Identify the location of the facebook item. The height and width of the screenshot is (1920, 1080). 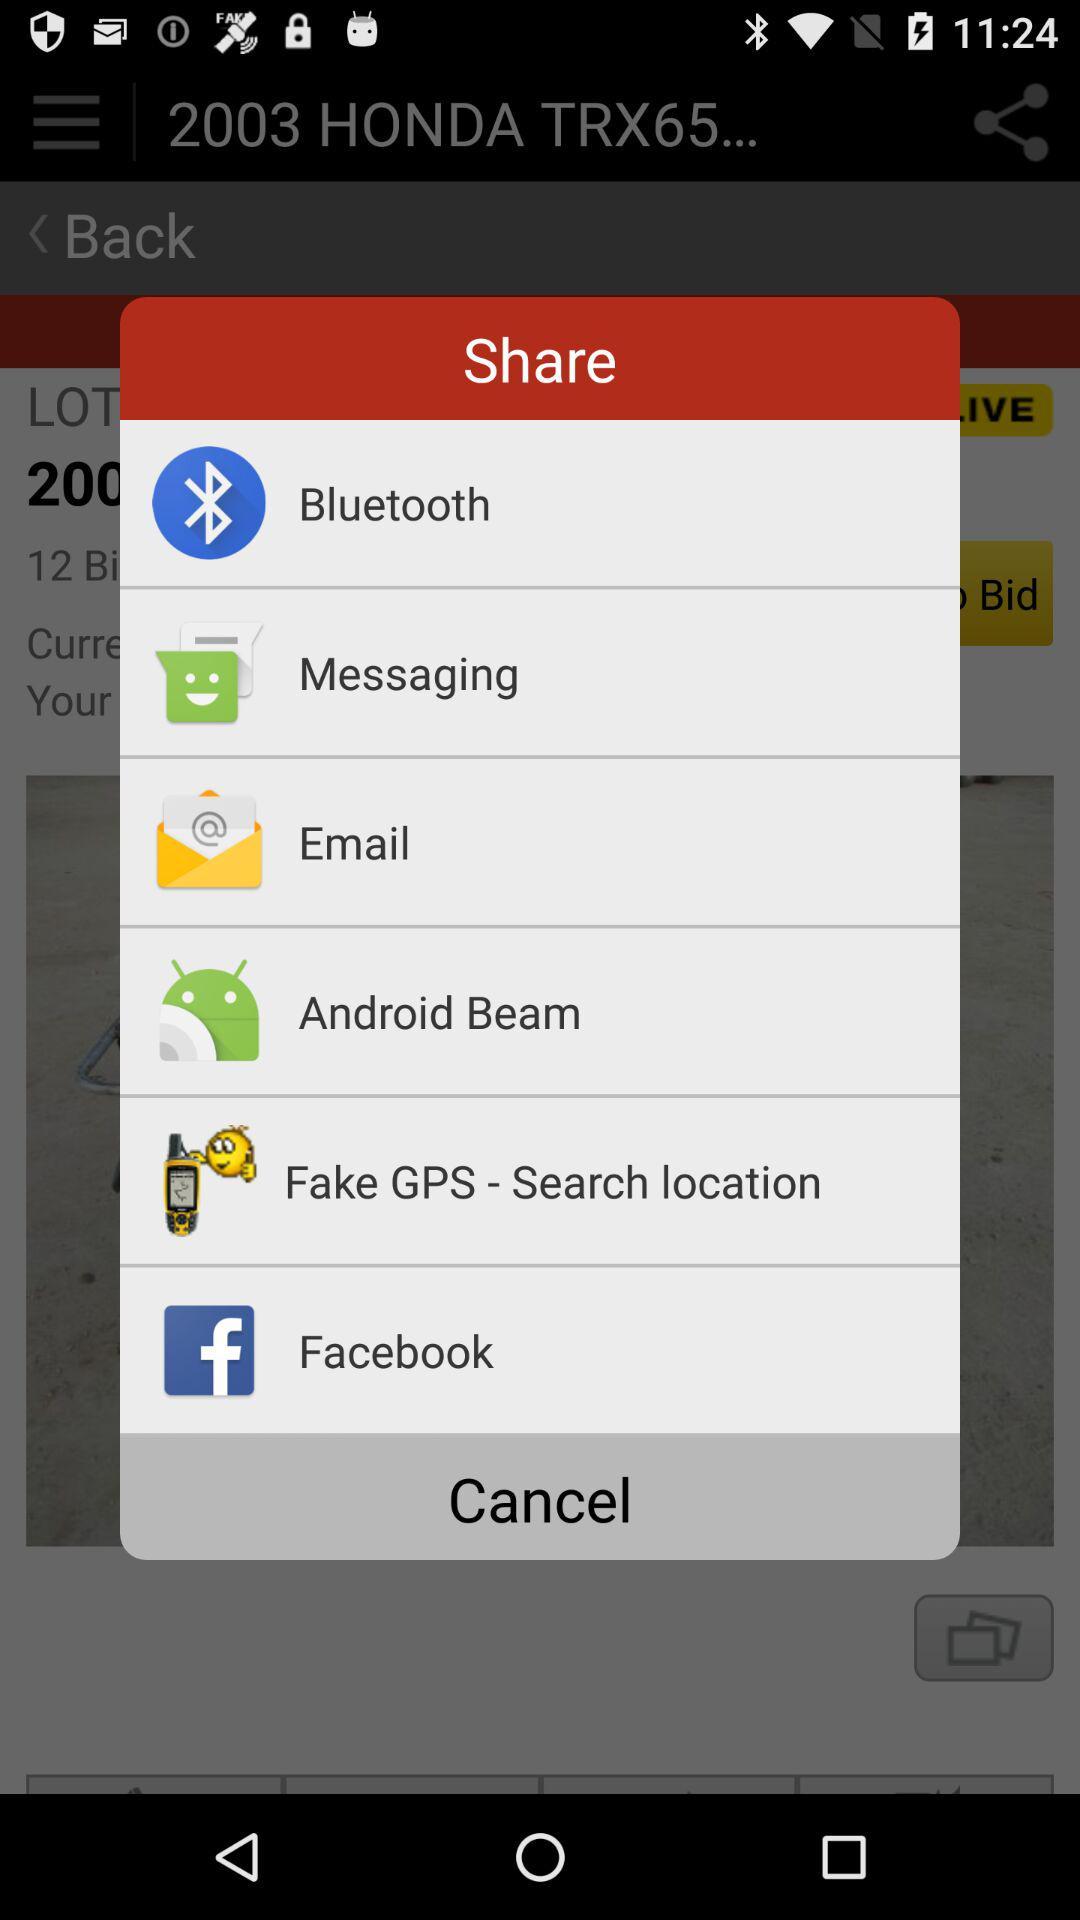
(628, 1350).